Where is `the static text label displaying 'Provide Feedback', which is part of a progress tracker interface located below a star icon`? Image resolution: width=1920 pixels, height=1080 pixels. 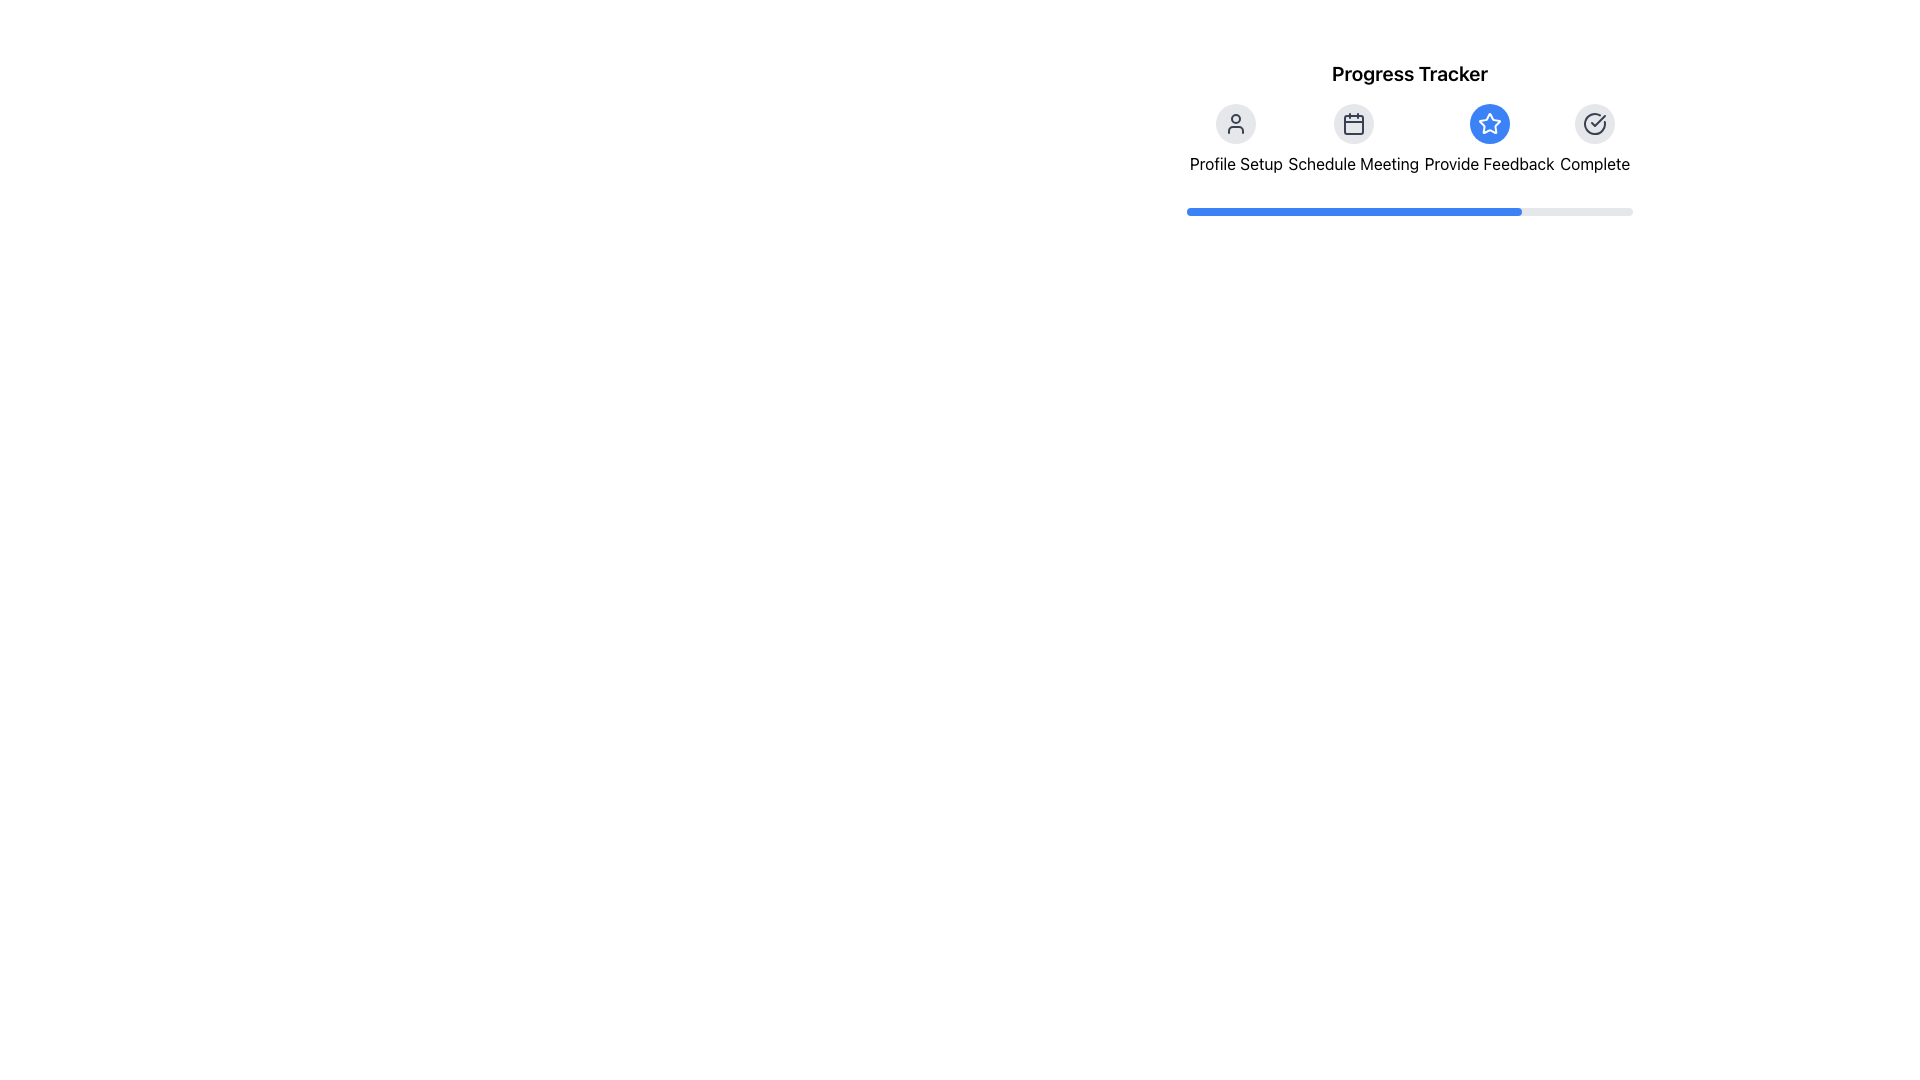 the static text label displaying 'Provide Feedback', which is part of a progress tracker interface located below a star icon is located at coordinates (1489, 163).